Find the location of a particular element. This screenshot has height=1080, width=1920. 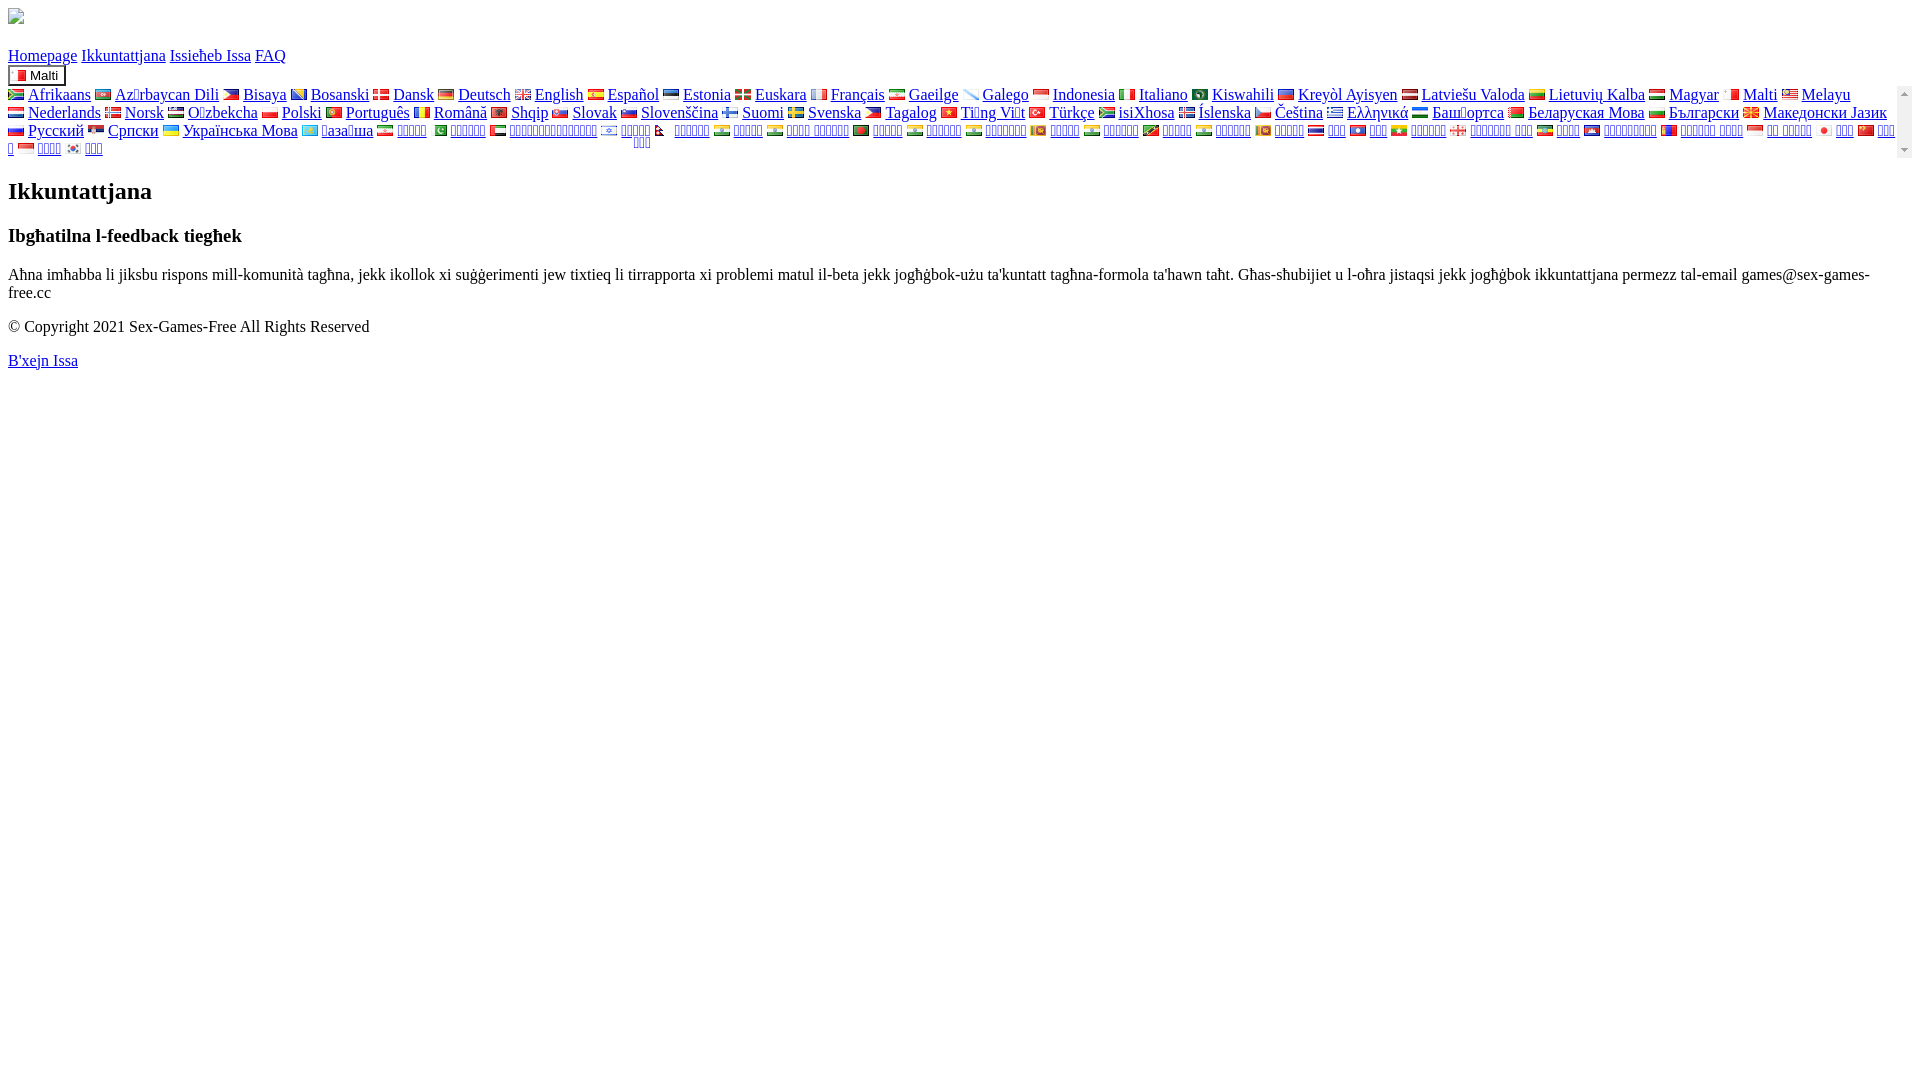

'Malti' is located at coordinates (37, 74).